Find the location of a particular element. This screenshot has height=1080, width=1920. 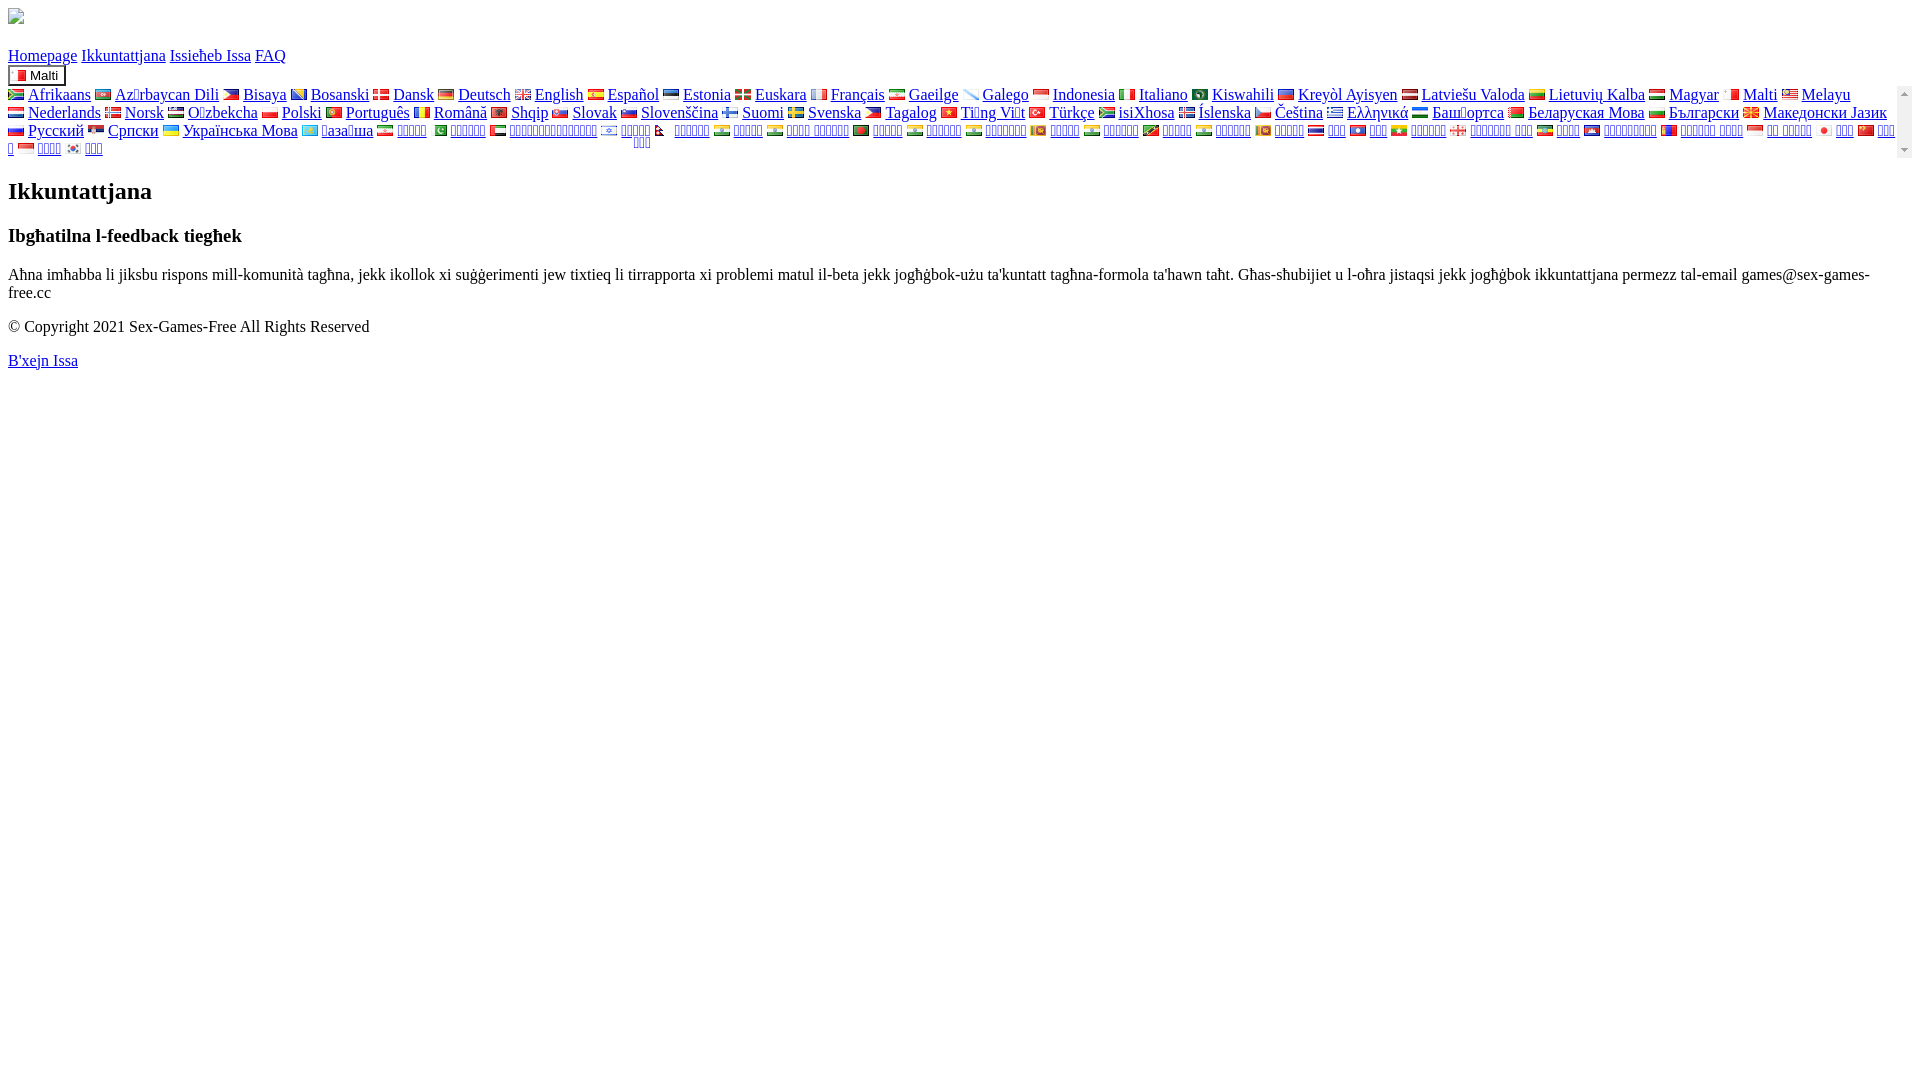

'Malti' is located at coordinates (37, 74).